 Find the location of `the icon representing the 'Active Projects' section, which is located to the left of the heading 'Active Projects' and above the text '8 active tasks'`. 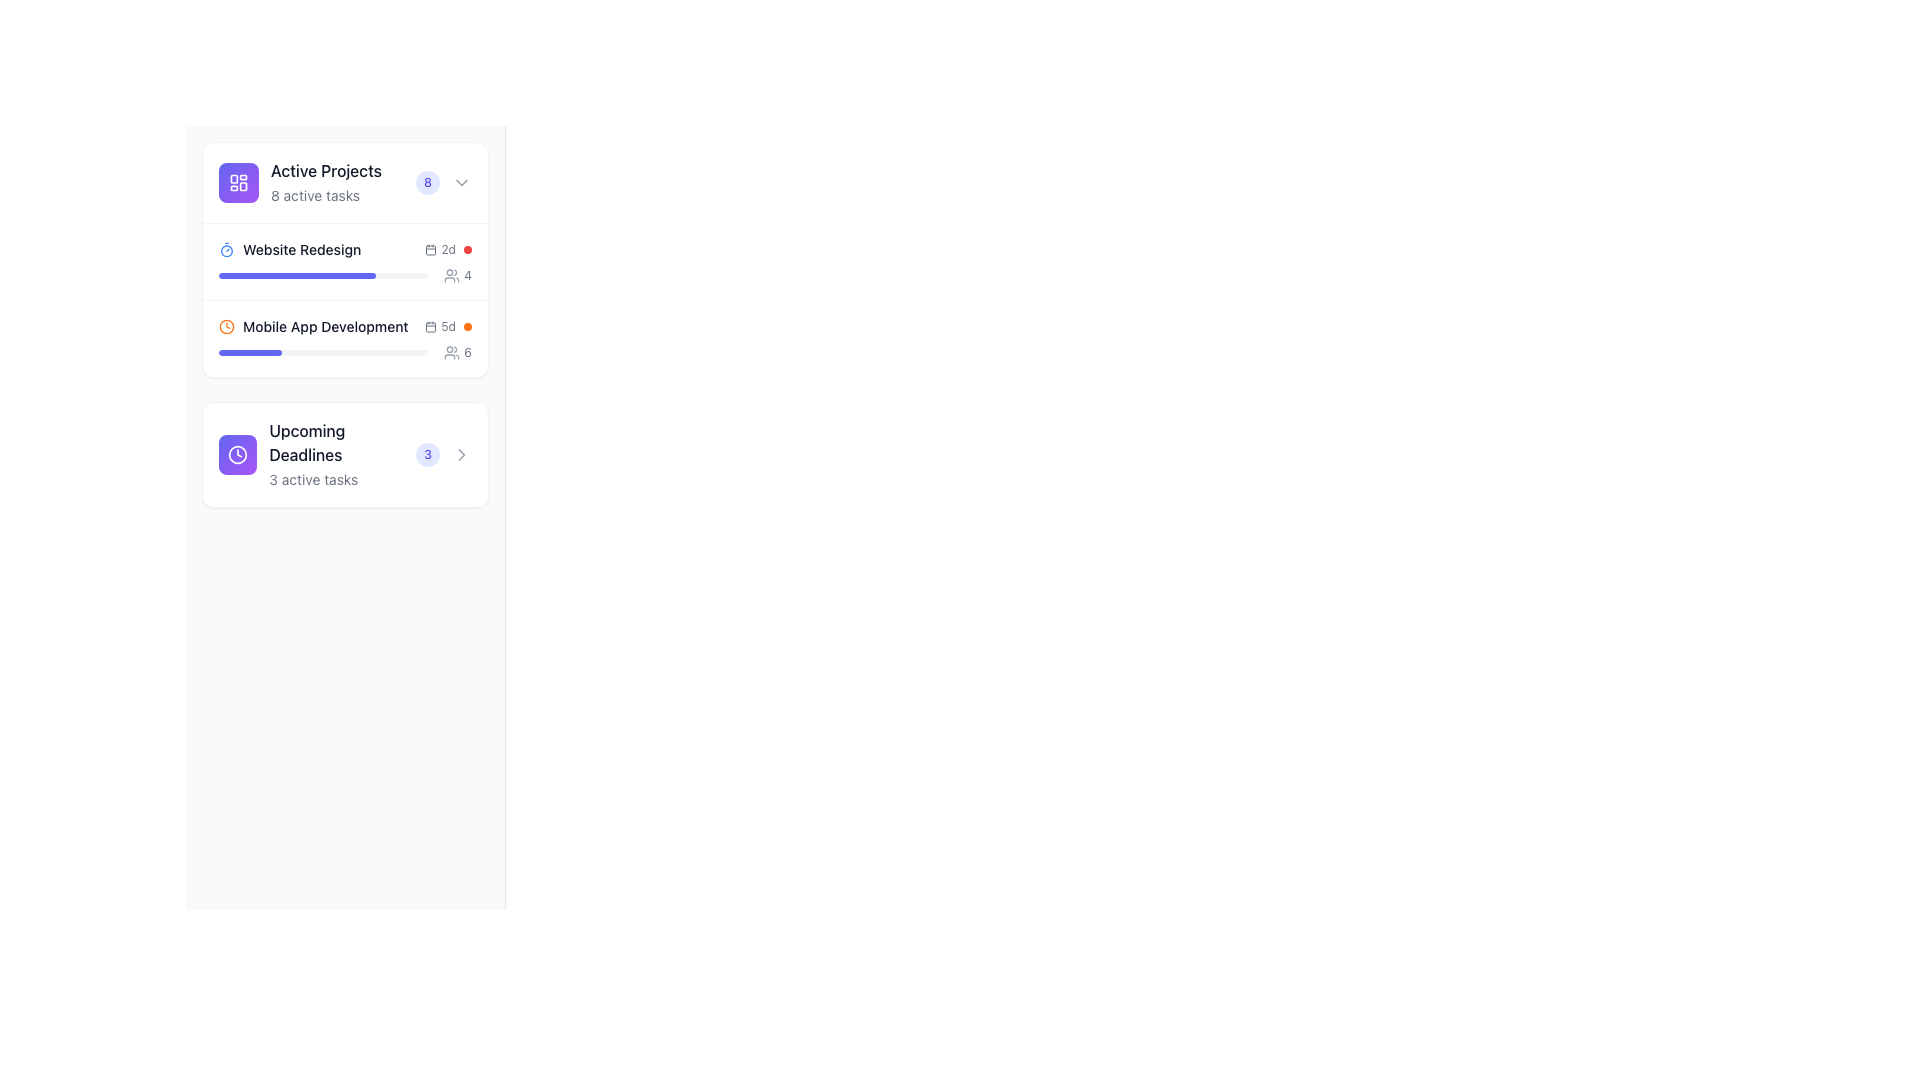

the icon representing the 'Active Projects' section, which is located to the left of the heading 'Active Projects' and above the text '8 active tasks' is located at coordinates (239, 182).